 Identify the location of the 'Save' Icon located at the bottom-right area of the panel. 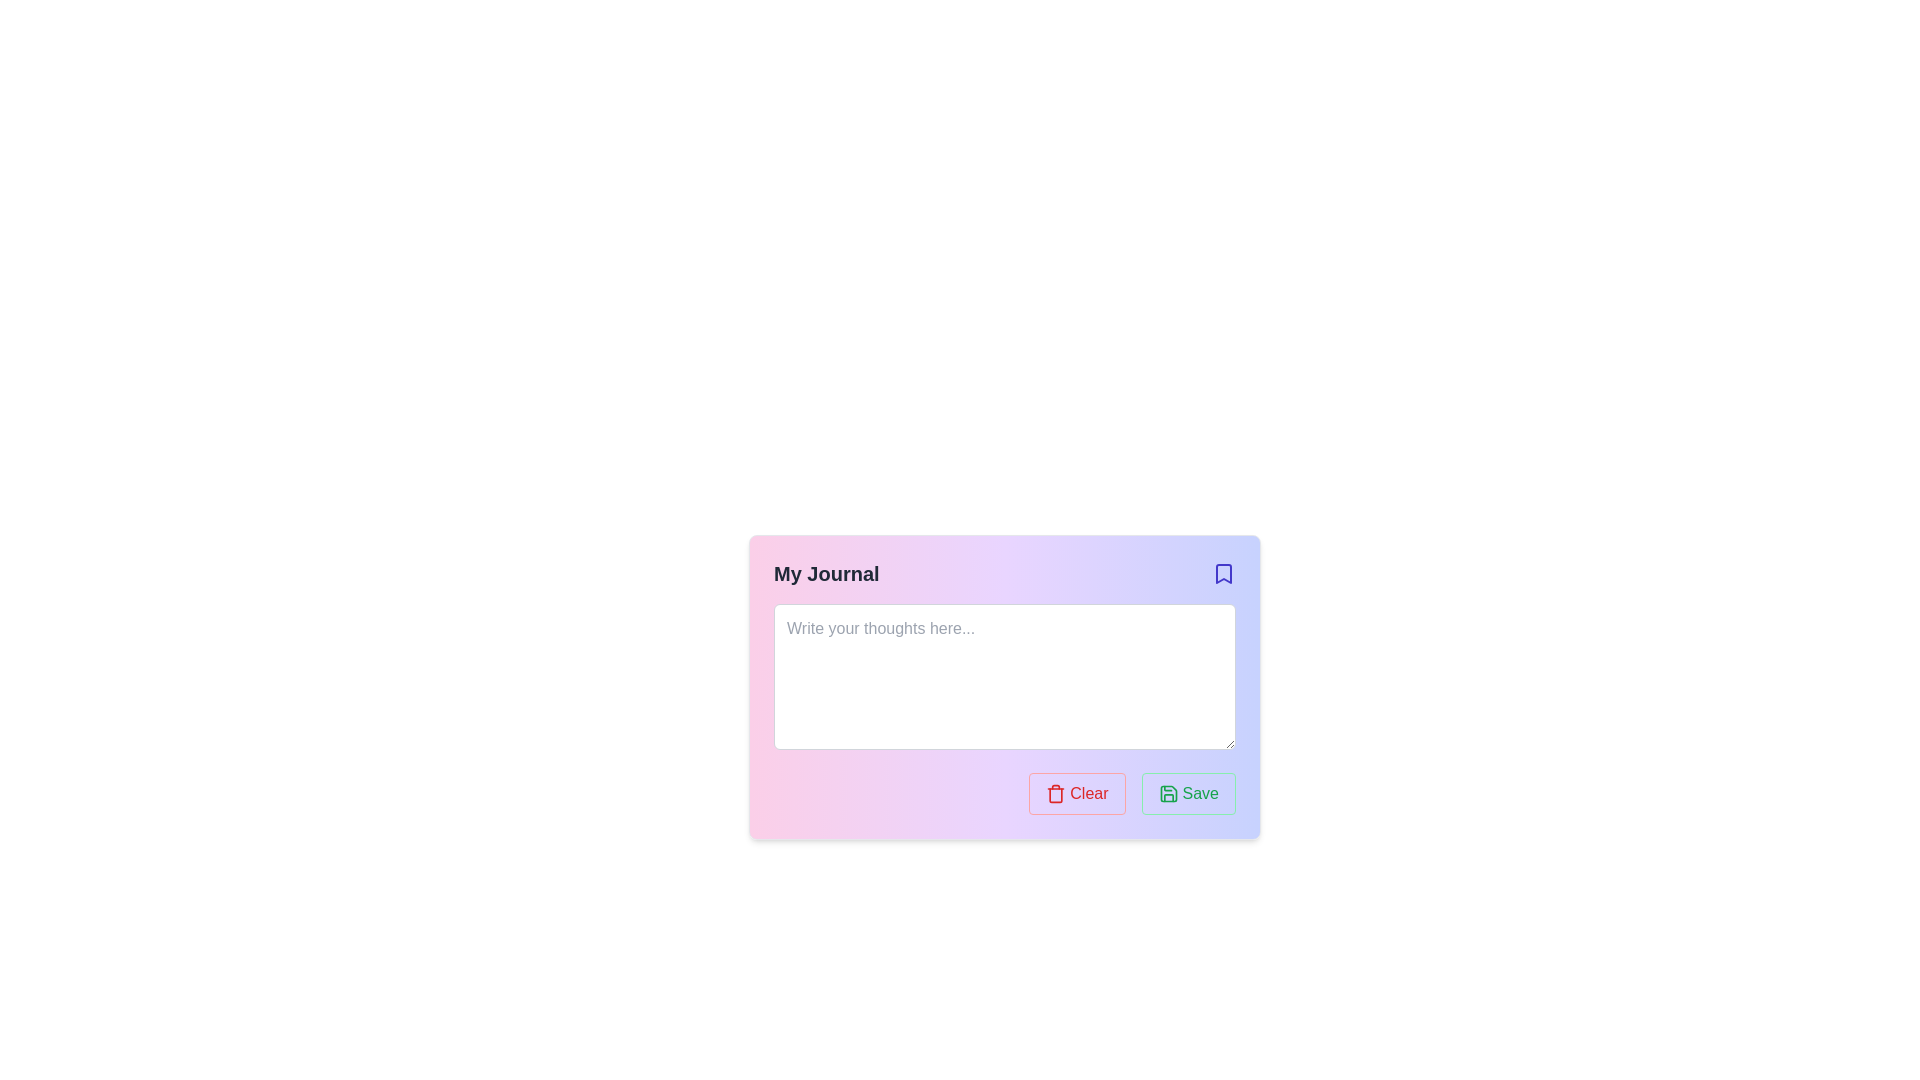
(1168, 793).